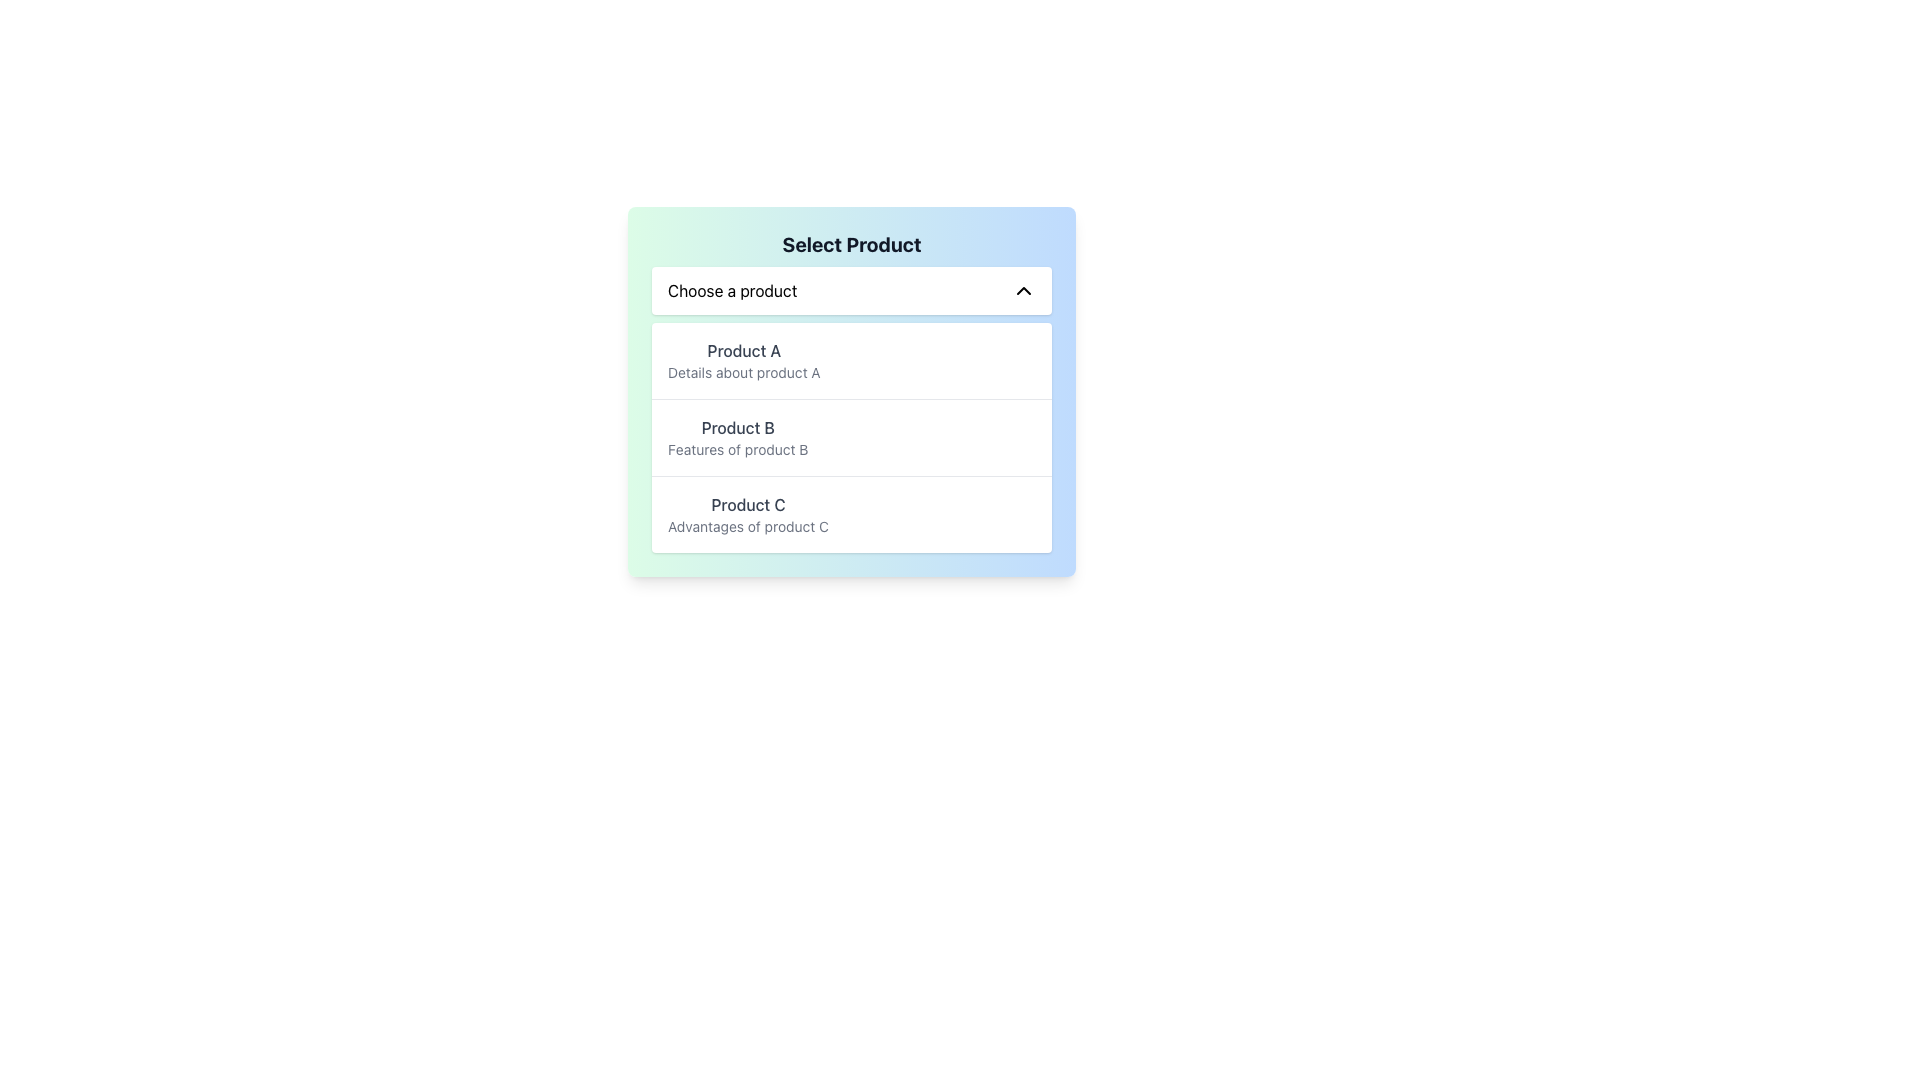 The height and width of the screenshot is (1080, 1920). Describe the element at coordinates (747, 526) in the screenshot. I see `the label that reads 'Advantages of product C', which is styled in a smaller font size and lighter gray color, located beneath the heading 'Product C' in the card structure` at that location.